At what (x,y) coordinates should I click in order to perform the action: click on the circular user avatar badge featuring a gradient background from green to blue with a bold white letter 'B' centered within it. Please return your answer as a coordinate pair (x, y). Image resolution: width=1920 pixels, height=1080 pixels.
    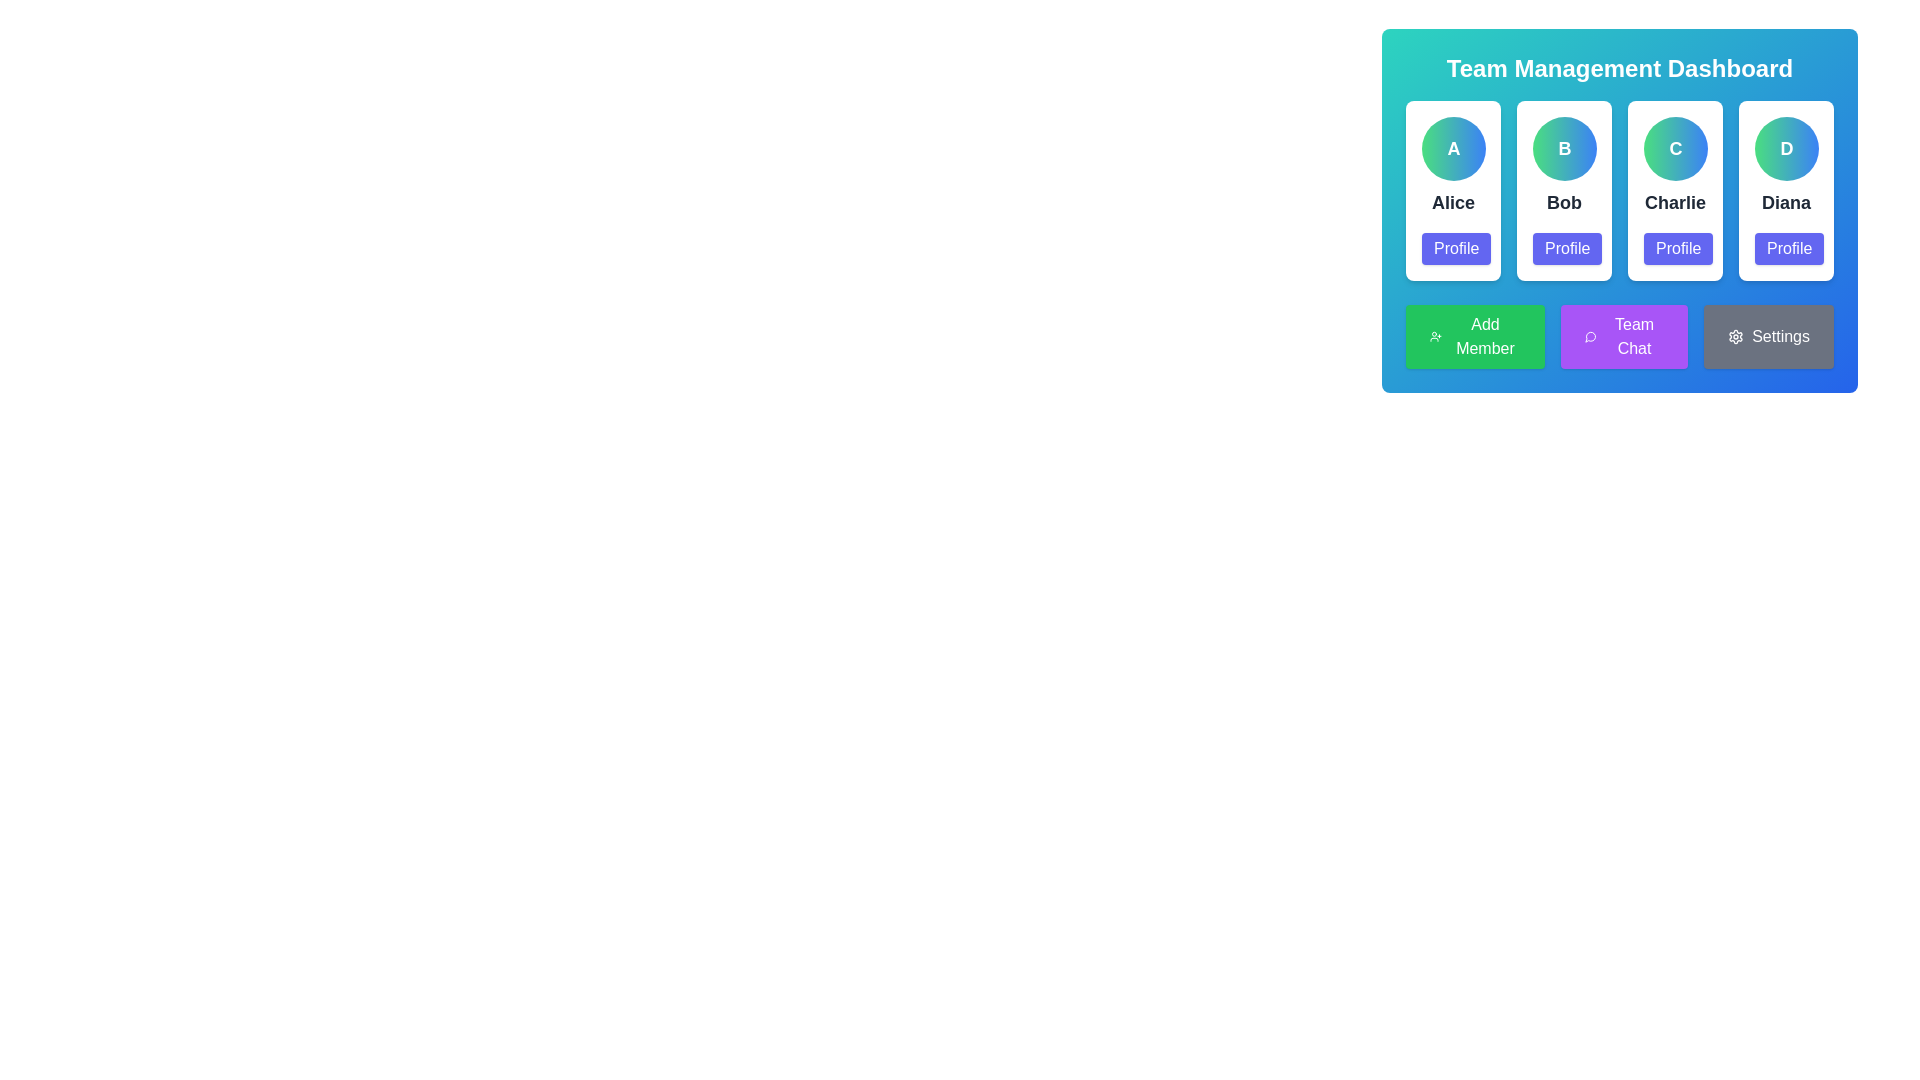
    Looking at the image, I should click on (1563, 148).